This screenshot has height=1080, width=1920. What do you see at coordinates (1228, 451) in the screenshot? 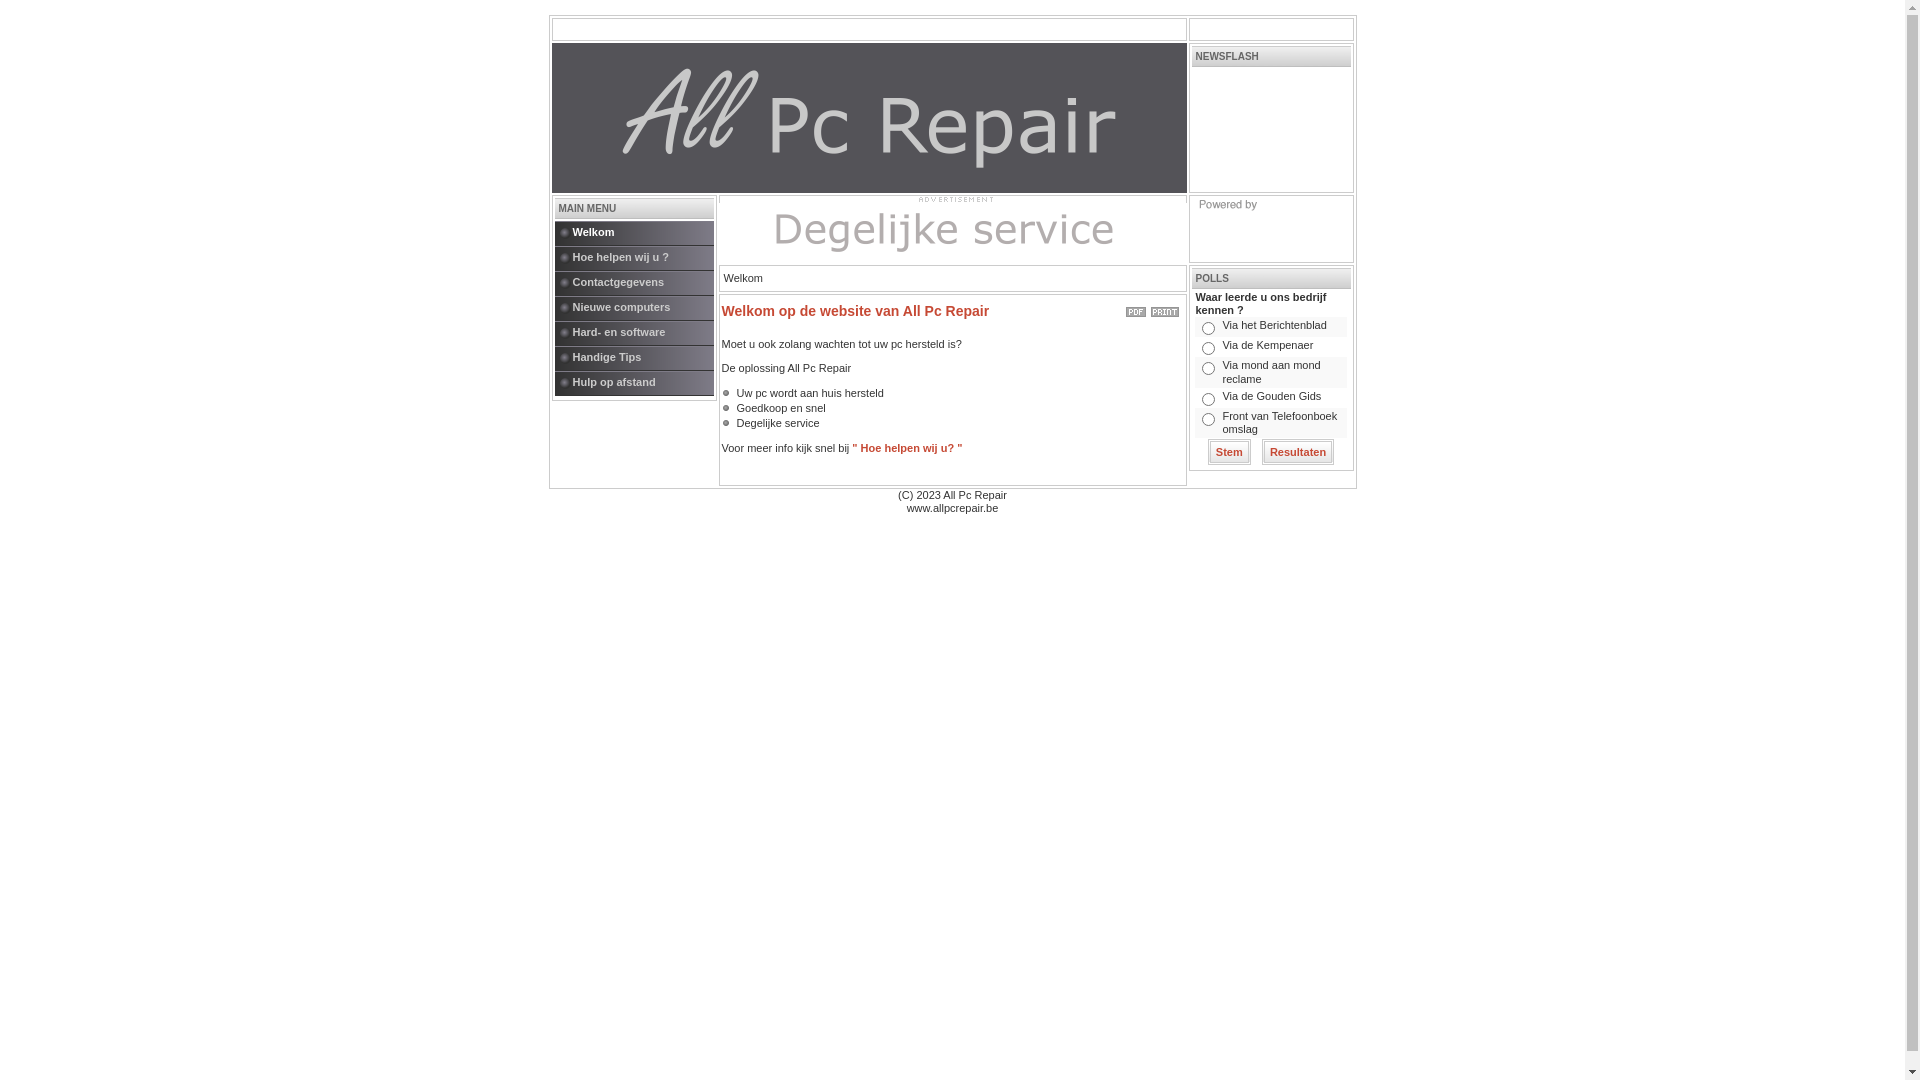
I see `'Stem'` at bounding box center [1228, 451].